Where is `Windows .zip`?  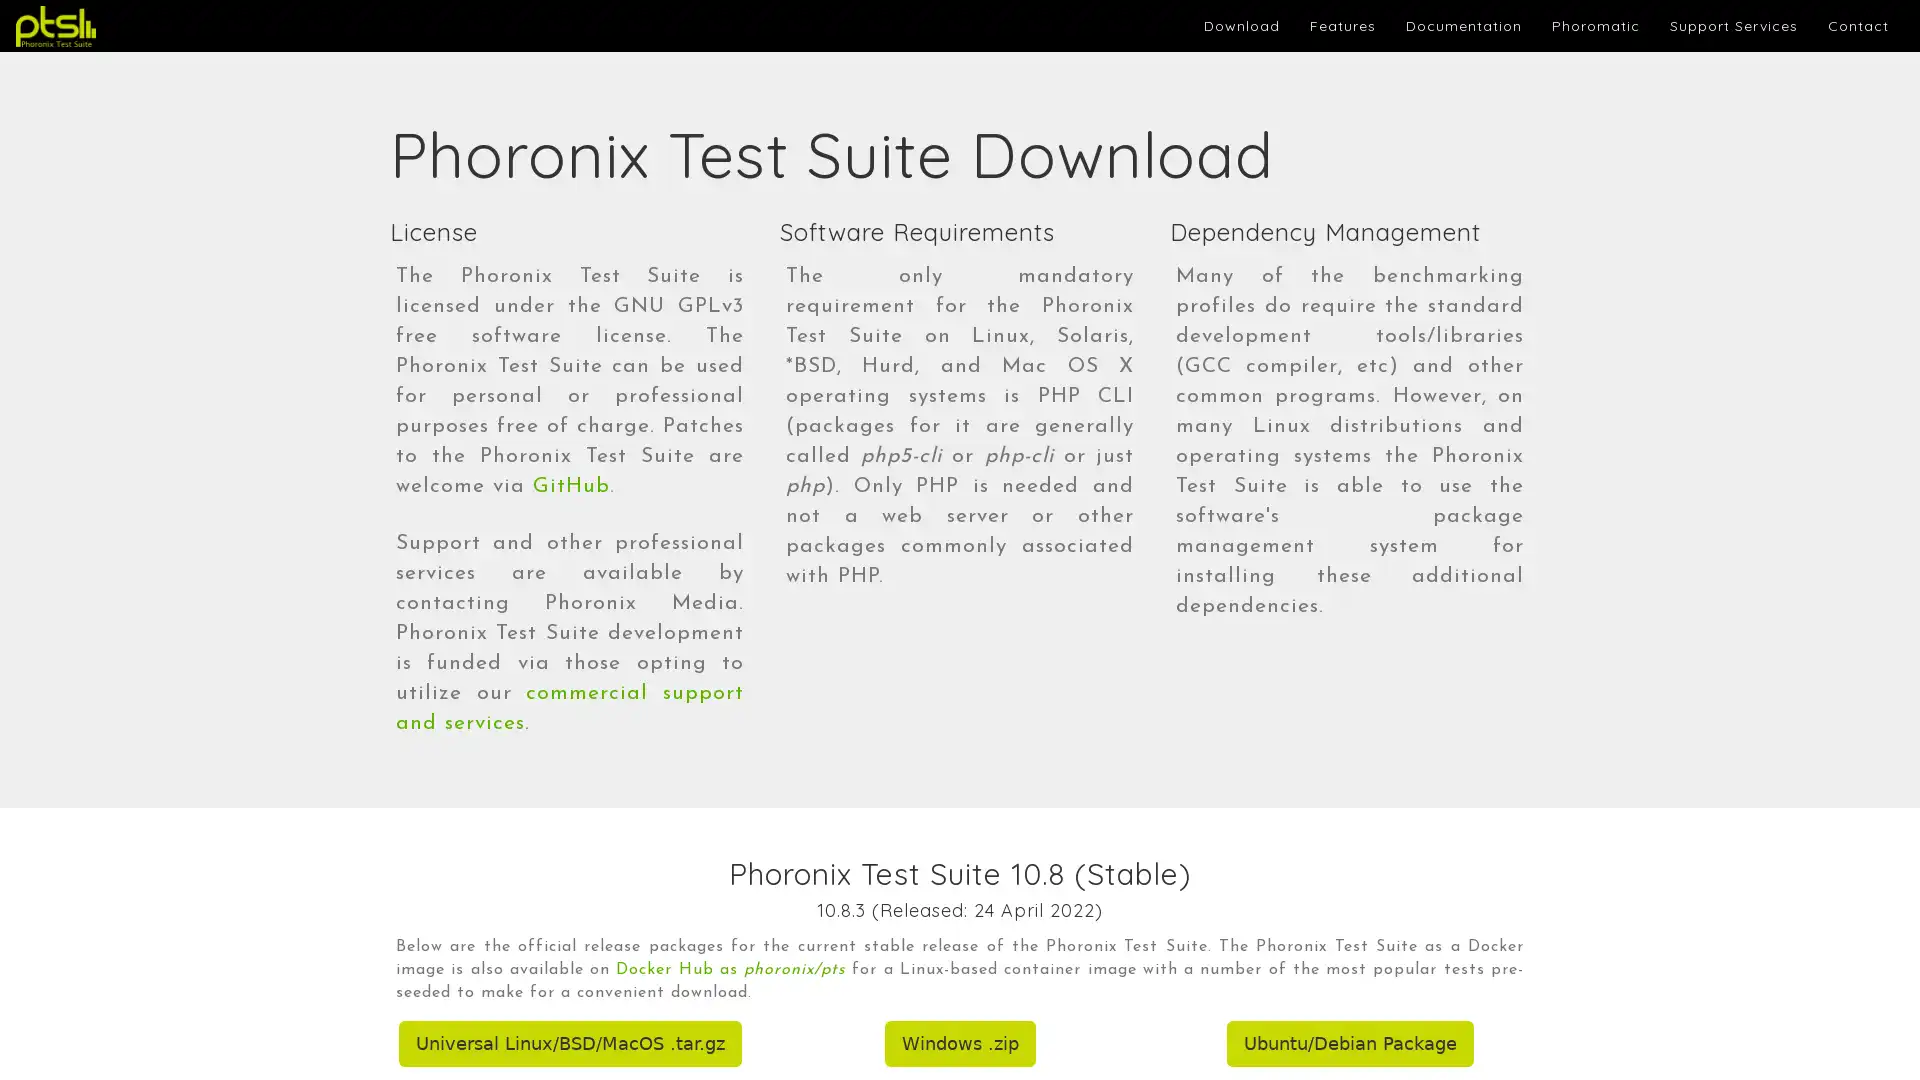 Windows .zip is located at coordinates (958, 1043).